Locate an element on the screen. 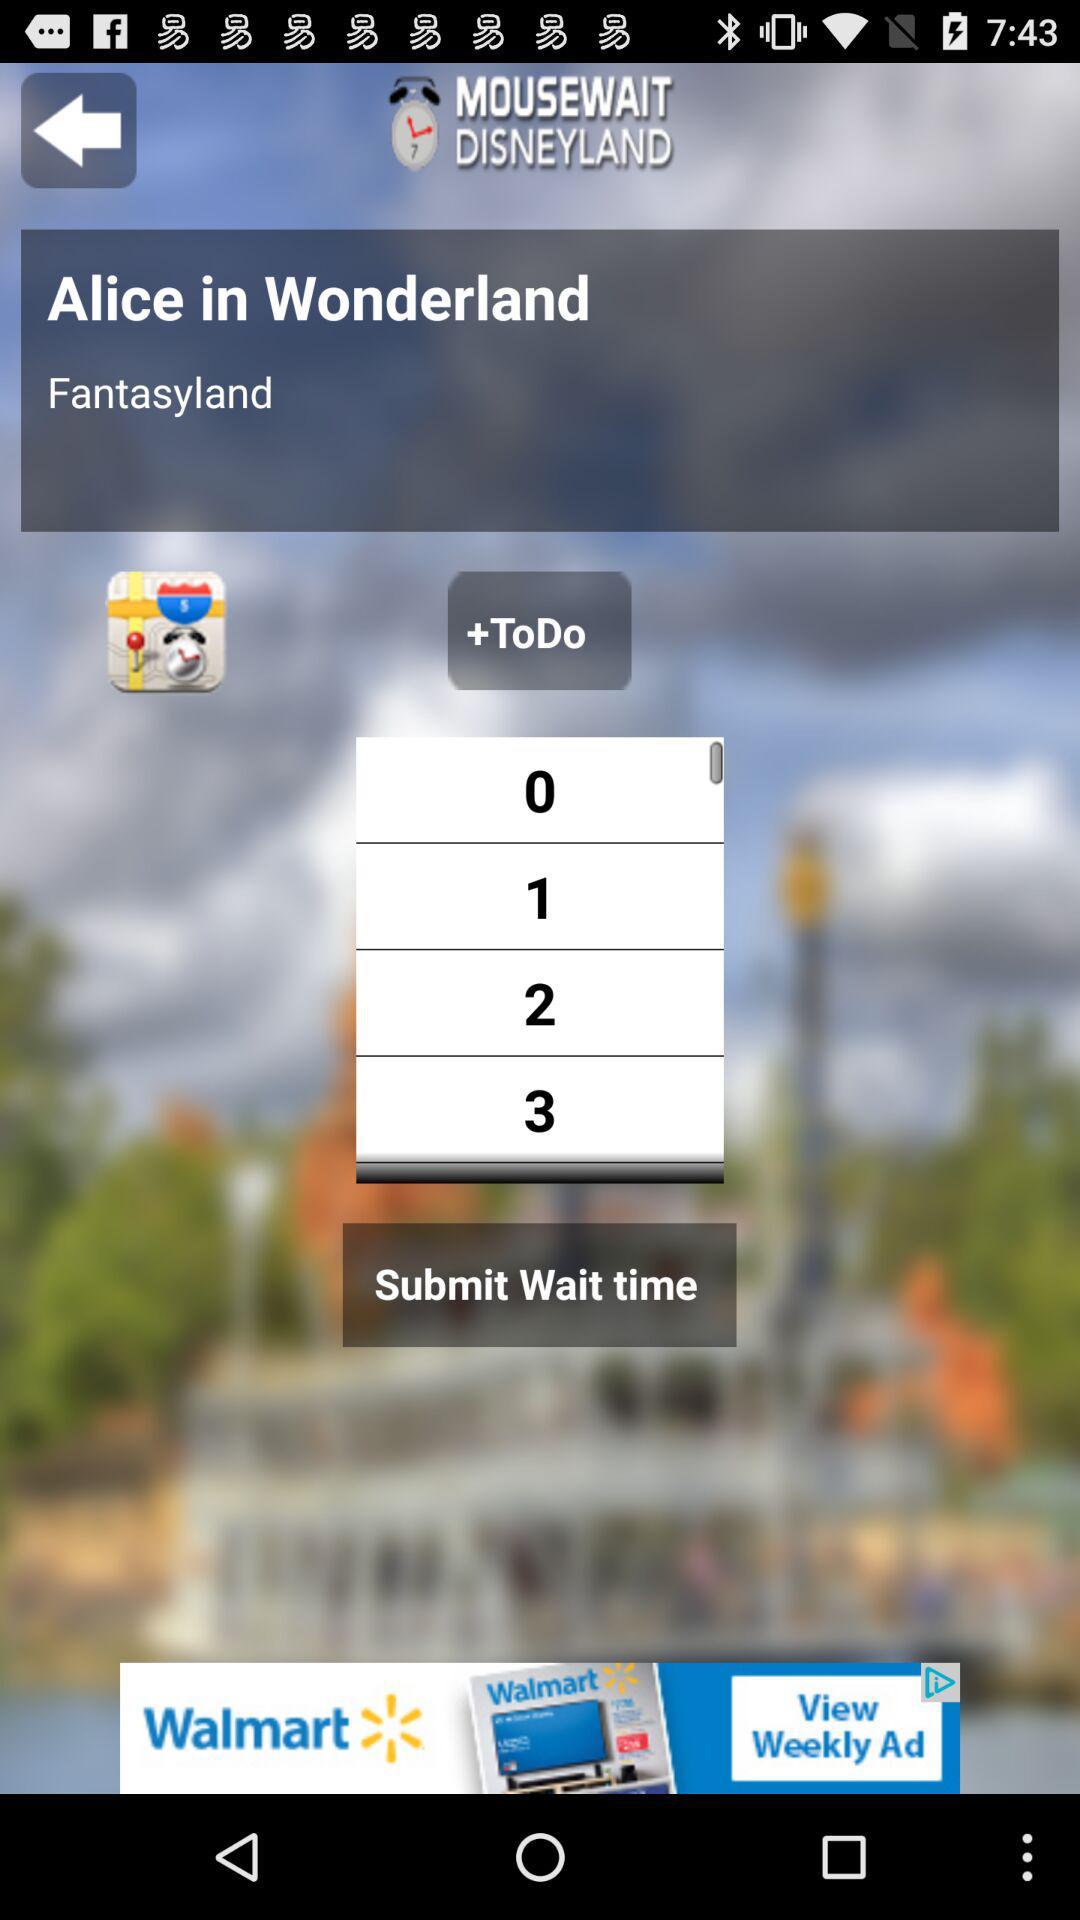 The height and width of the screenshot is (1920, 1080). it 's a submit button is located at coordinates (538, 1285).